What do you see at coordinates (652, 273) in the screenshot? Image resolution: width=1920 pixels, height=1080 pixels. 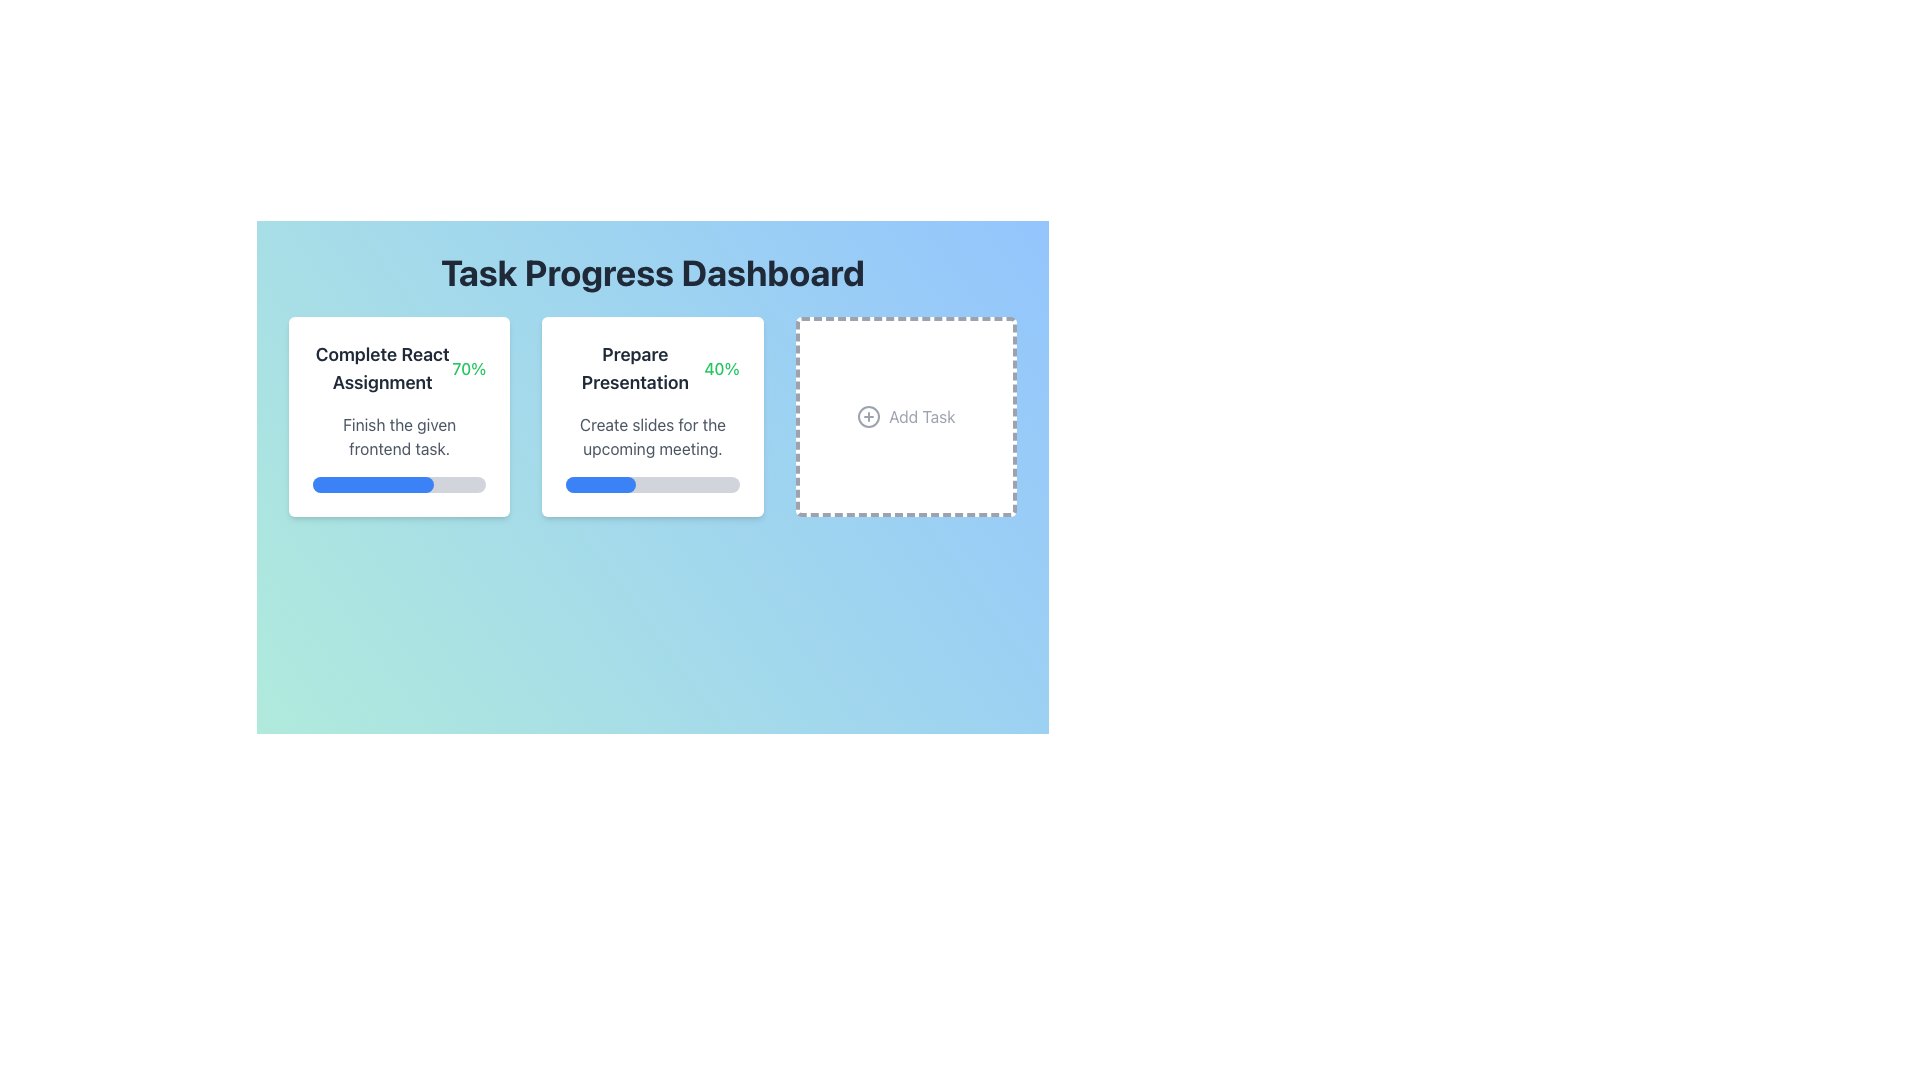 I see `text label located at the top center of the header area, which serves as the main title for the content below` at bounding box center [652, 273].